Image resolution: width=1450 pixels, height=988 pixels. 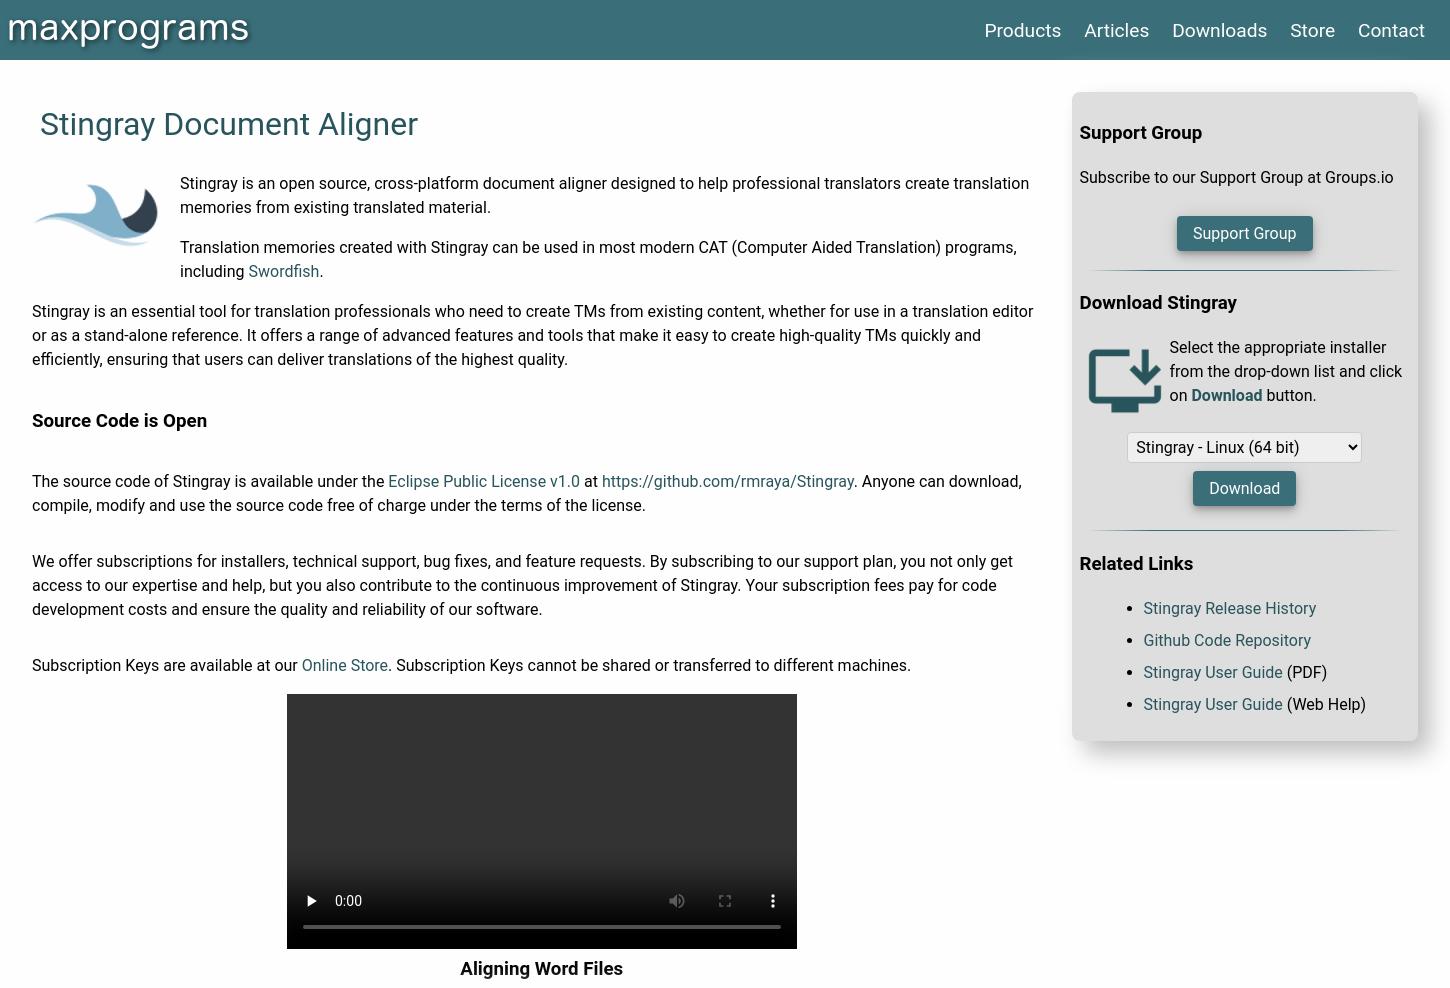 What do you see at coordinates (648, 663) in the screenshot?
I see `'.
                        Subscription Keys cannot be shared or transferred to different machines.'` at bounding box center [648, 663].